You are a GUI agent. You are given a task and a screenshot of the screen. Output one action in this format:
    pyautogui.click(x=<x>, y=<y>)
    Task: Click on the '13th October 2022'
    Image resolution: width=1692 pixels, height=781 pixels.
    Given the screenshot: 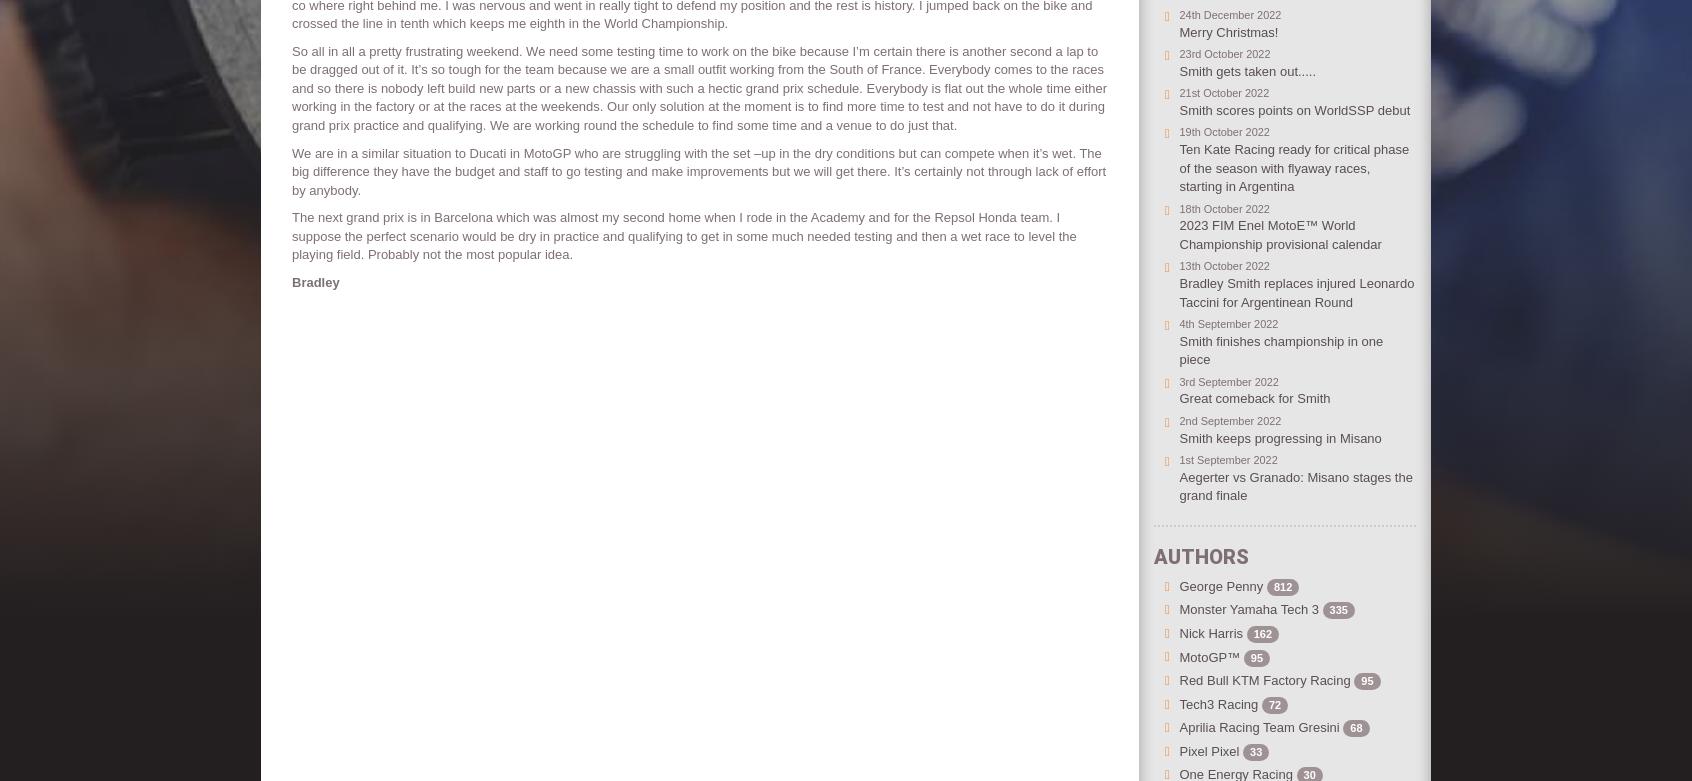 What is the action you would take?
    pyautogui.click(x=1177, y=266)
    